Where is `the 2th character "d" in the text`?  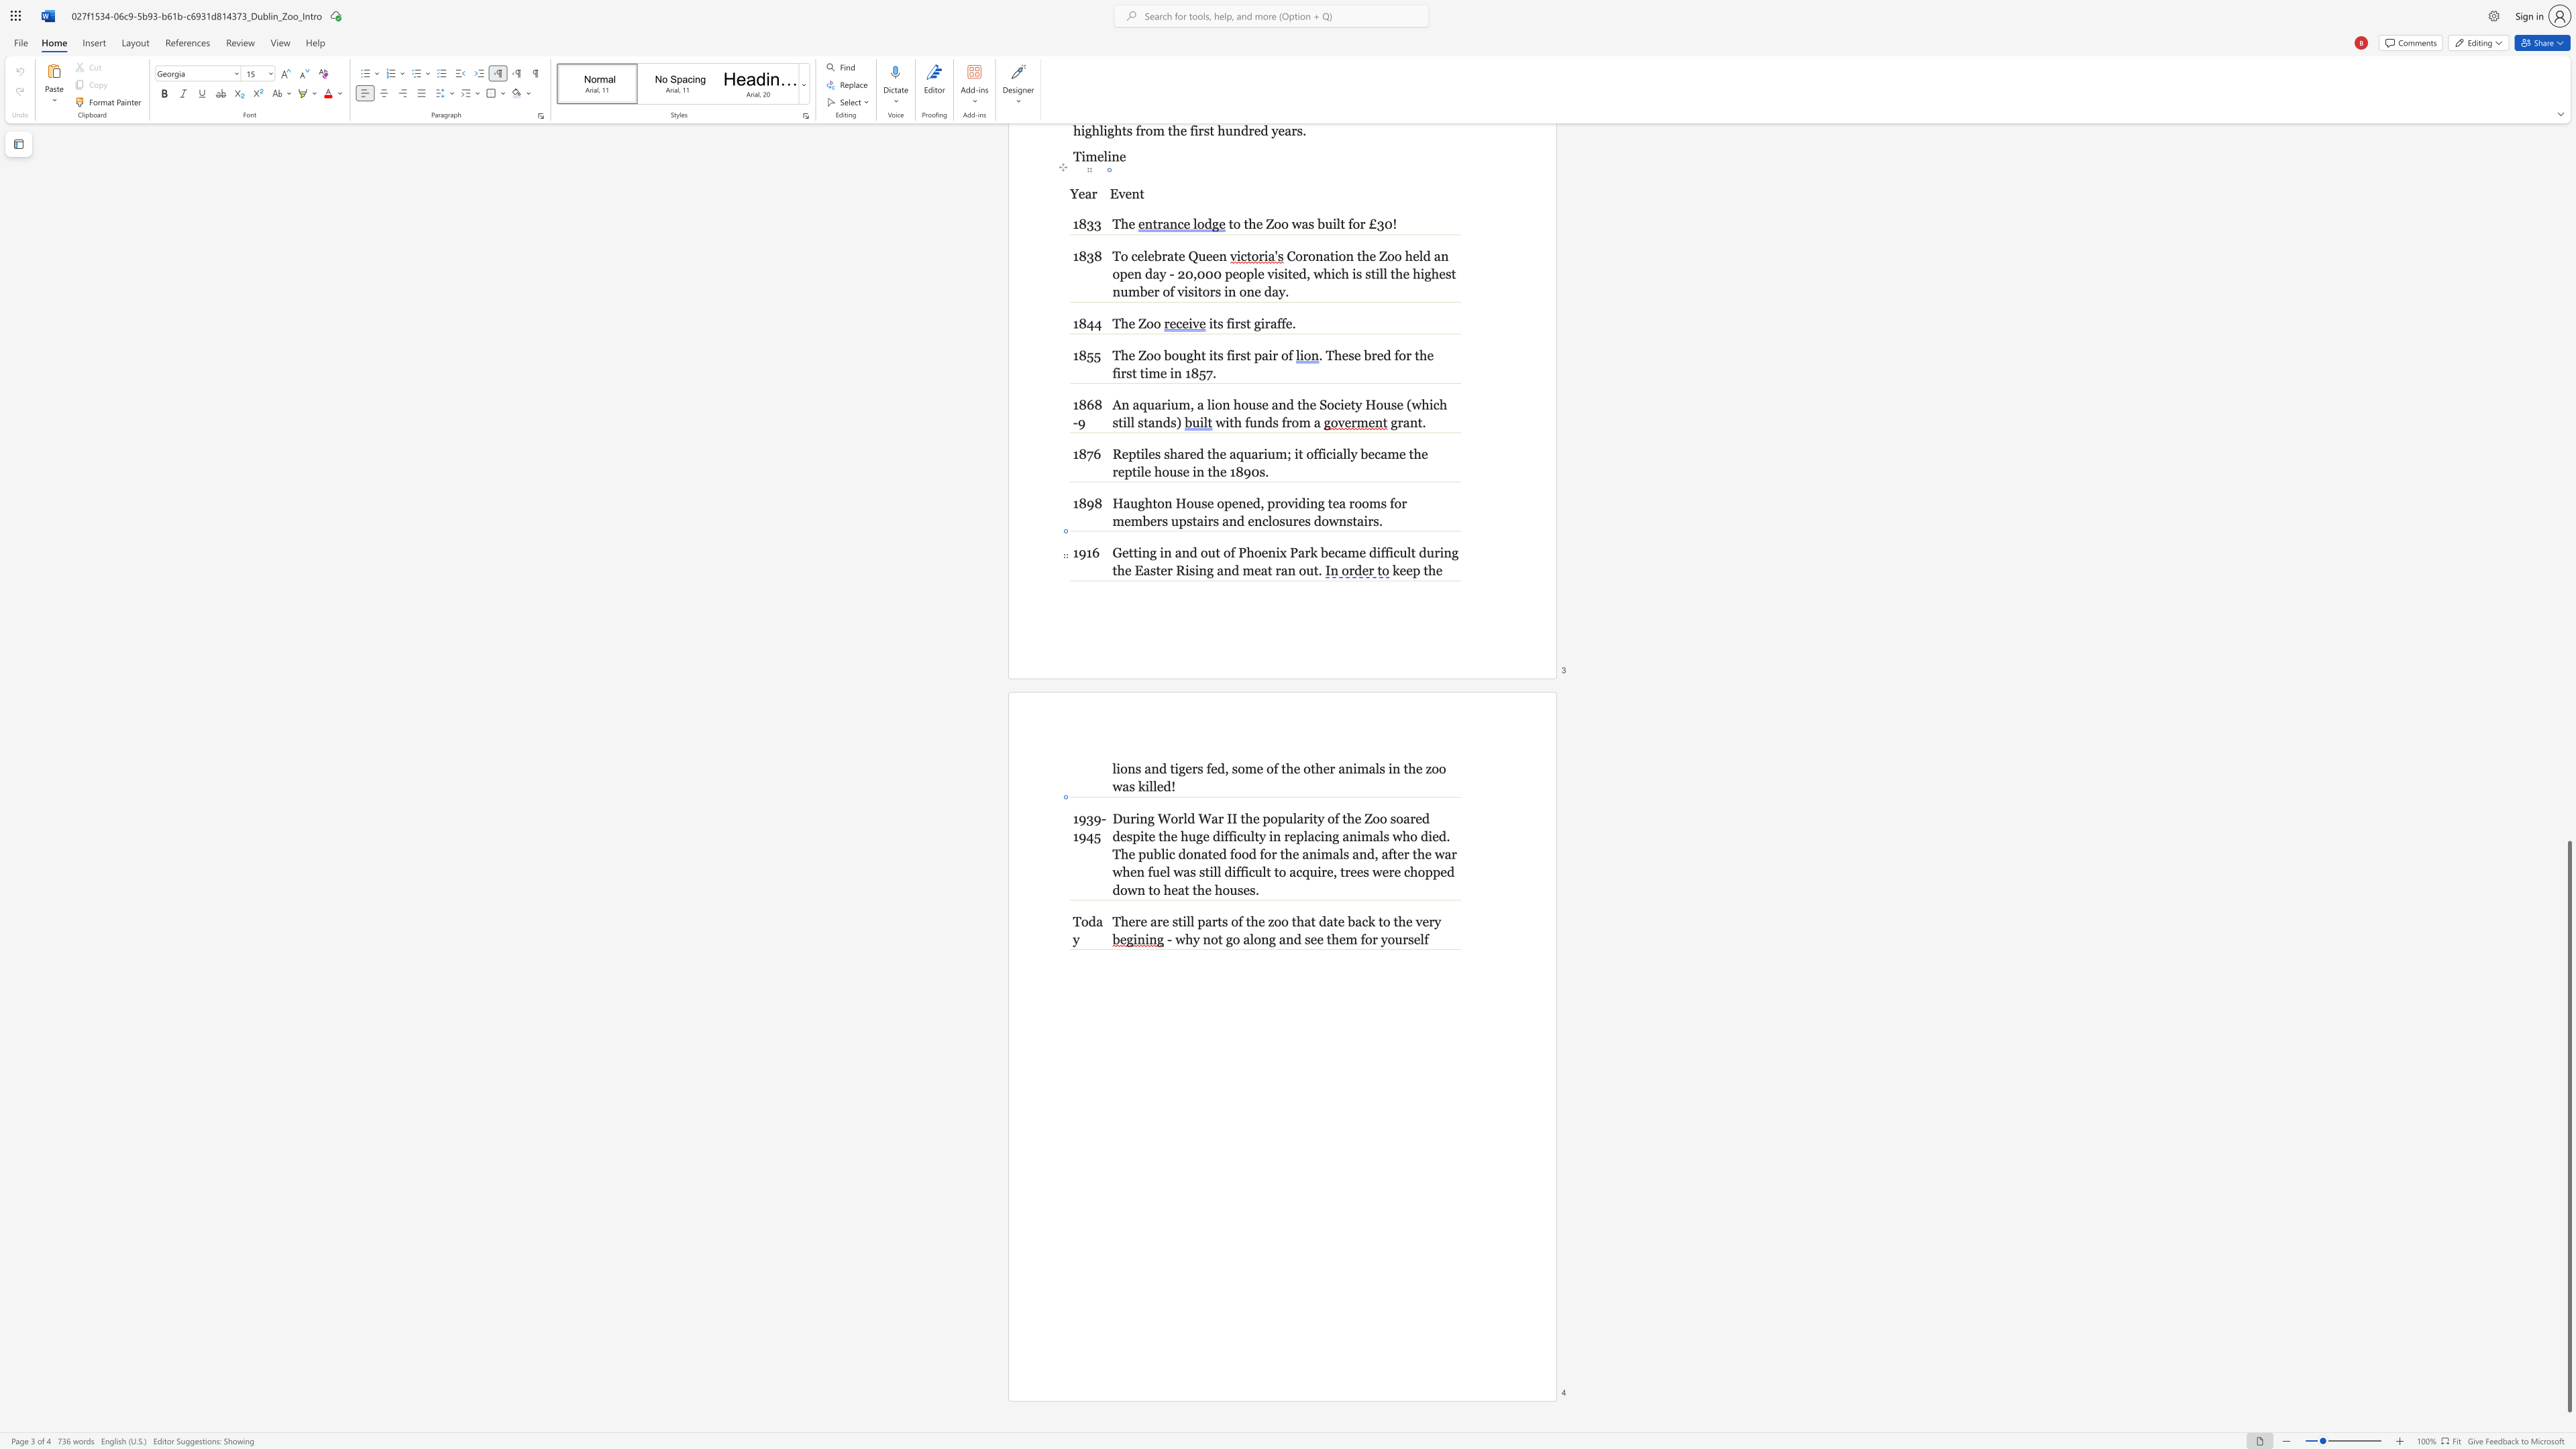
the 2th character "d" in the text is located at coordinates (1116, 890).